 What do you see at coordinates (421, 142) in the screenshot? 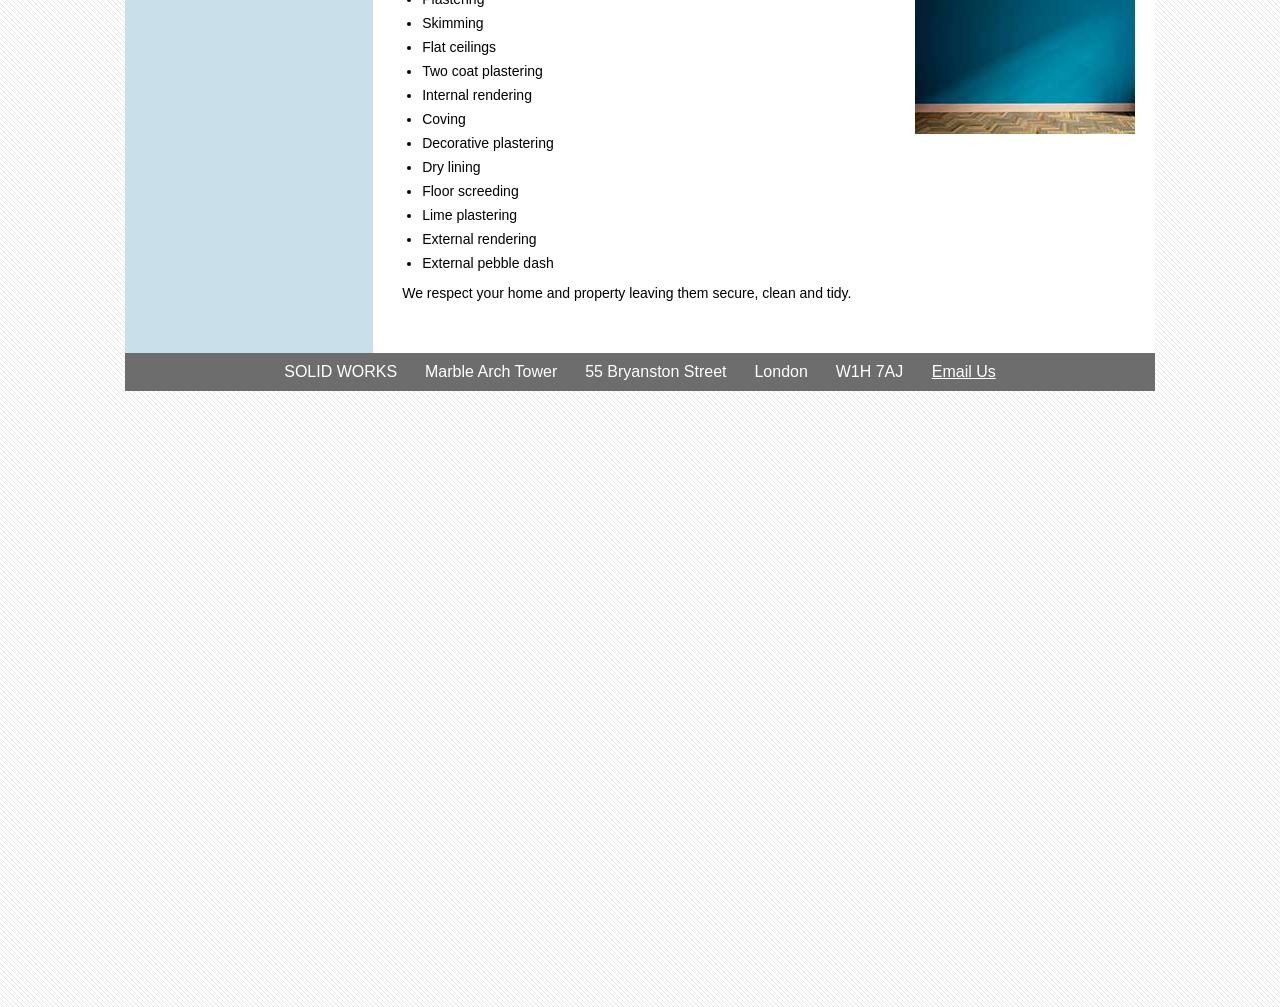
I see `'Decorative plastering'` at bounding box center [421, 142].